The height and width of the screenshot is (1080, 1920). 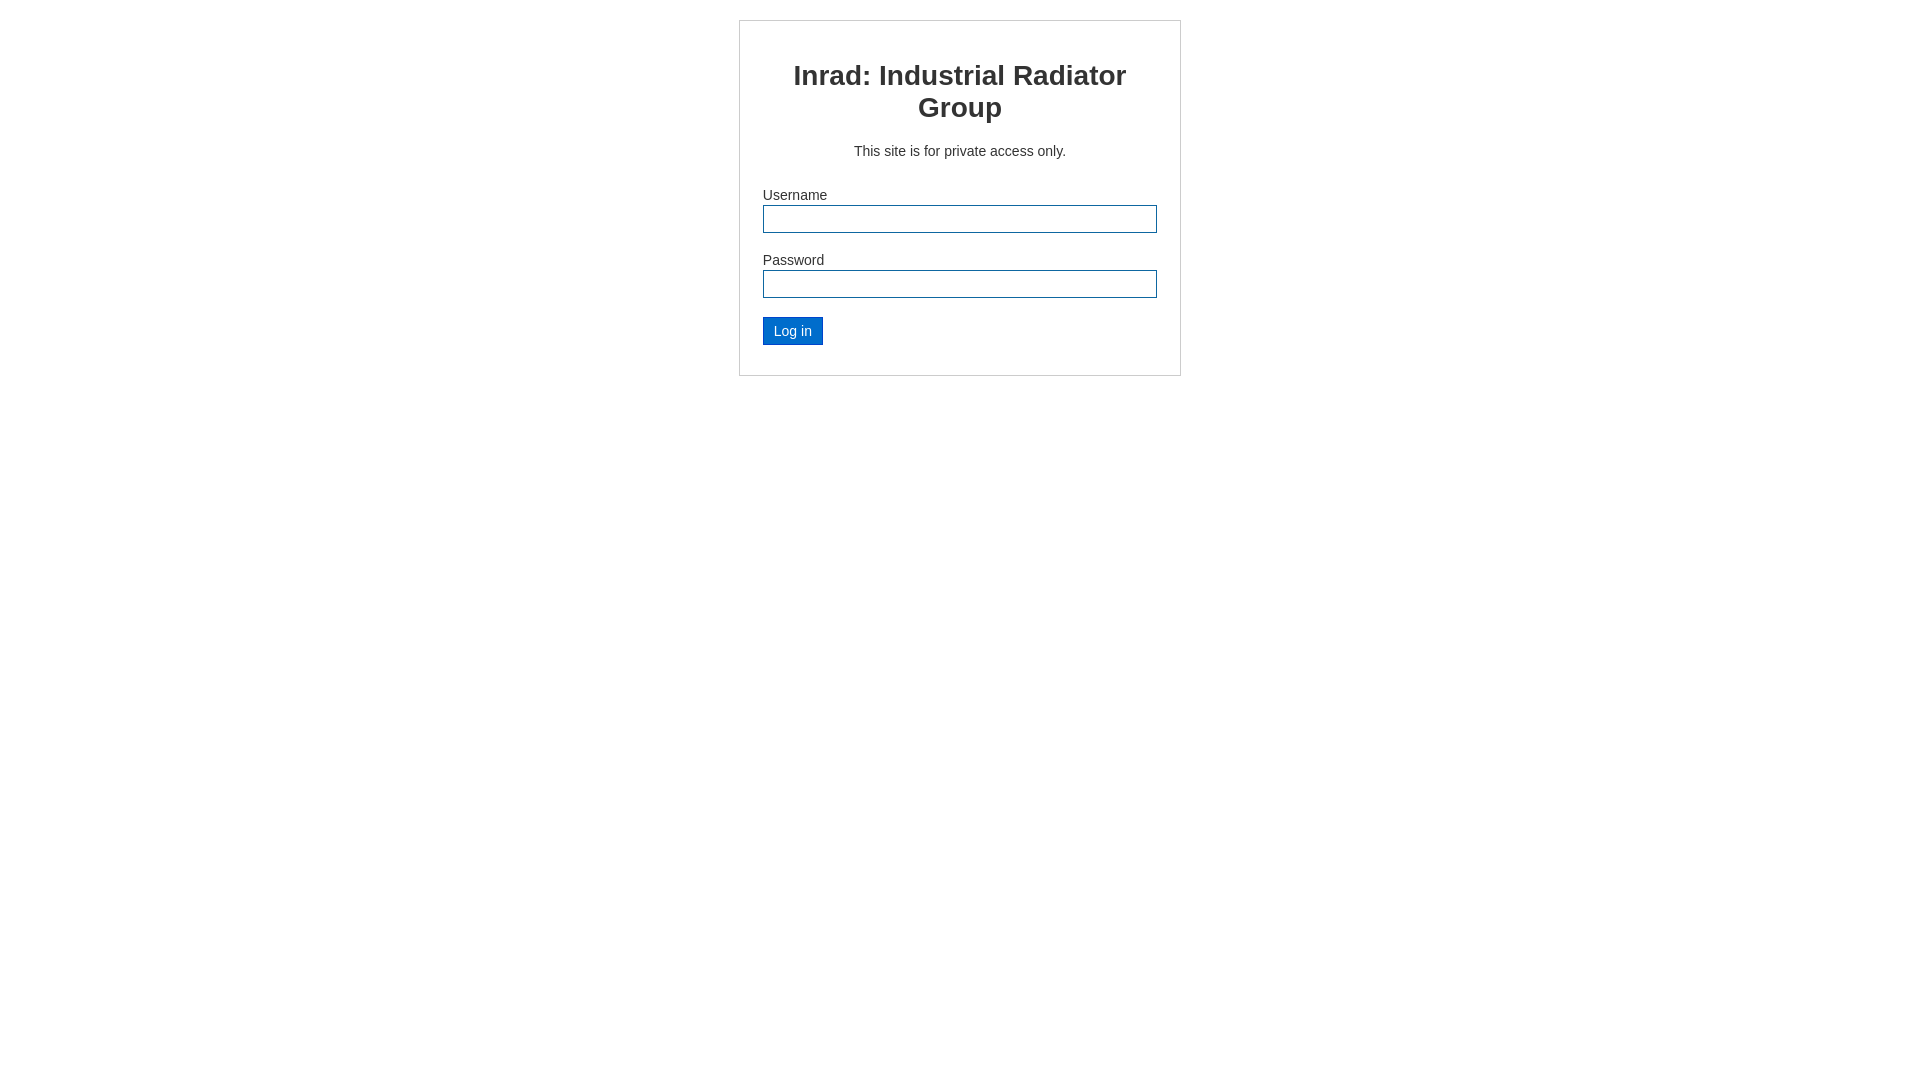 I want to click on 'Log in', so click(x=791, y=330).